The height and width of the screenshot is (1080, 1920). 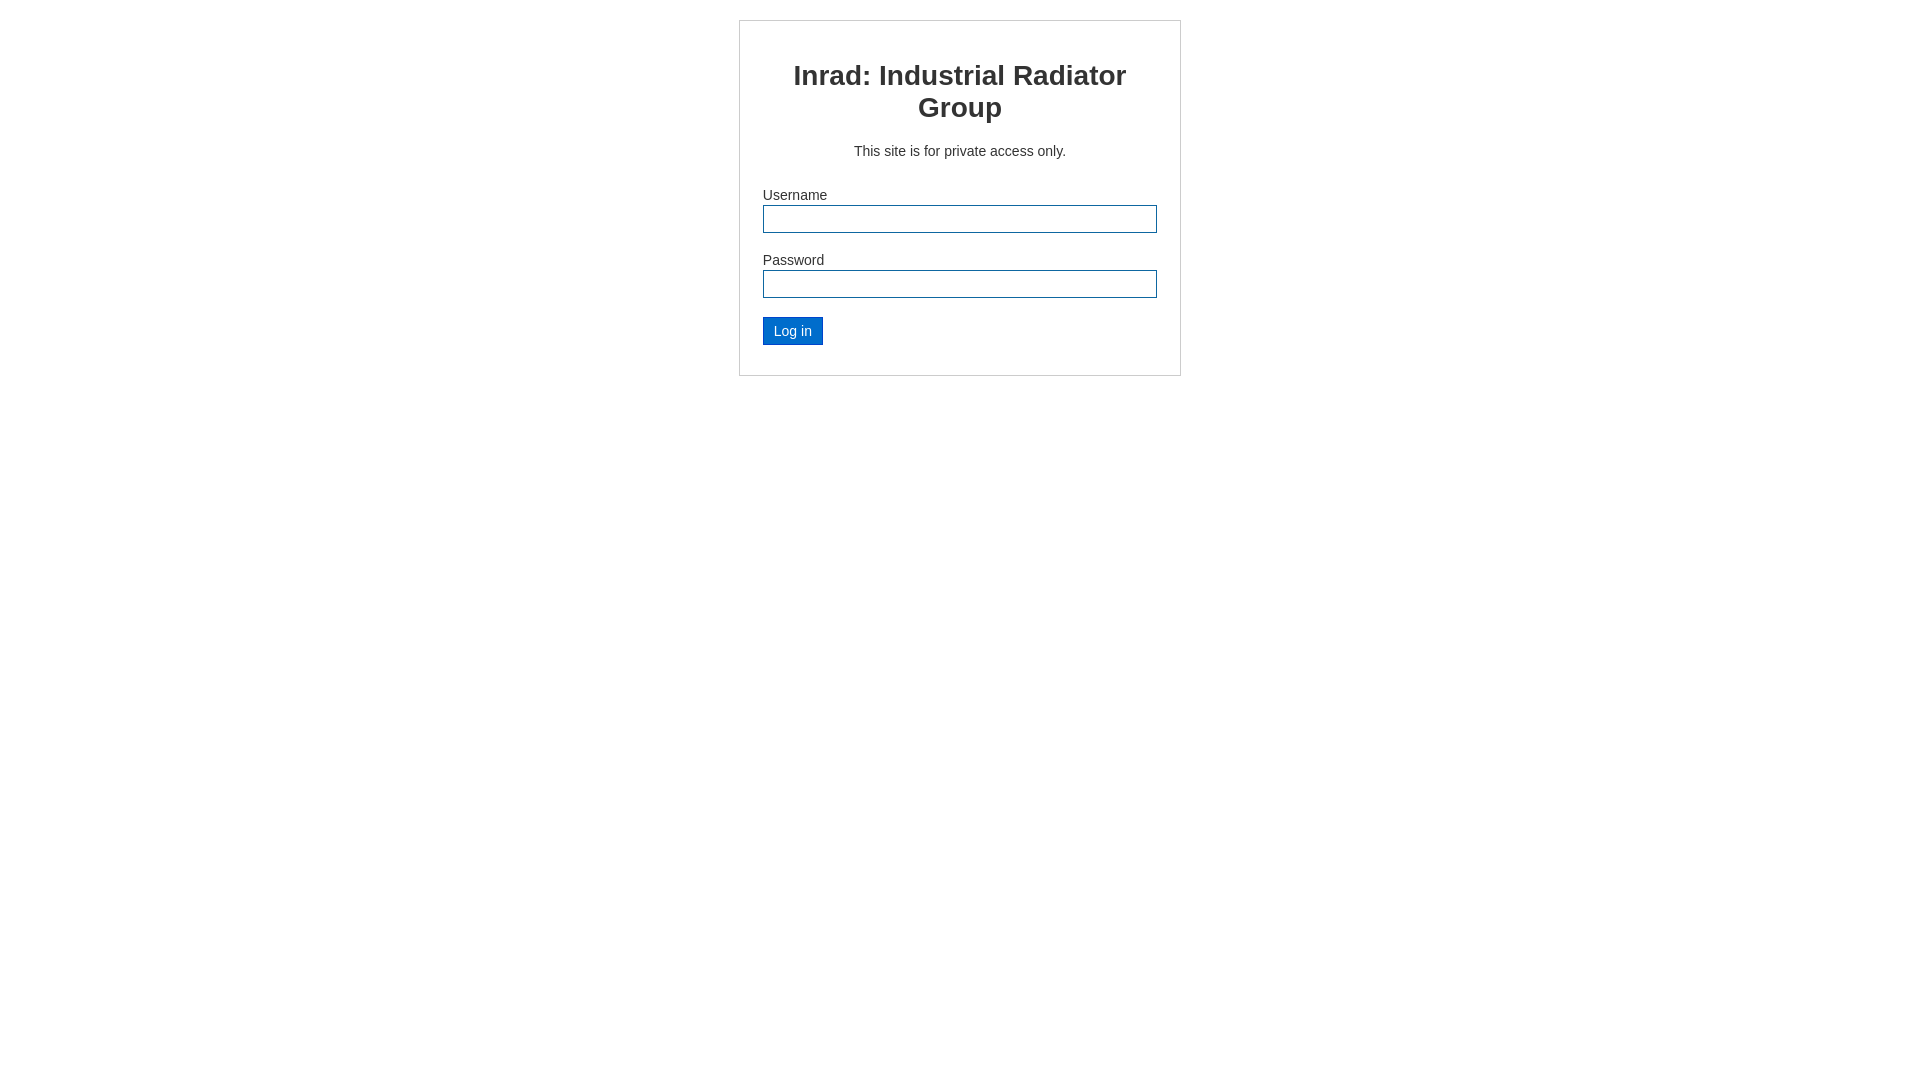 I want to click on 'Log in', so click(x=791, y=330).